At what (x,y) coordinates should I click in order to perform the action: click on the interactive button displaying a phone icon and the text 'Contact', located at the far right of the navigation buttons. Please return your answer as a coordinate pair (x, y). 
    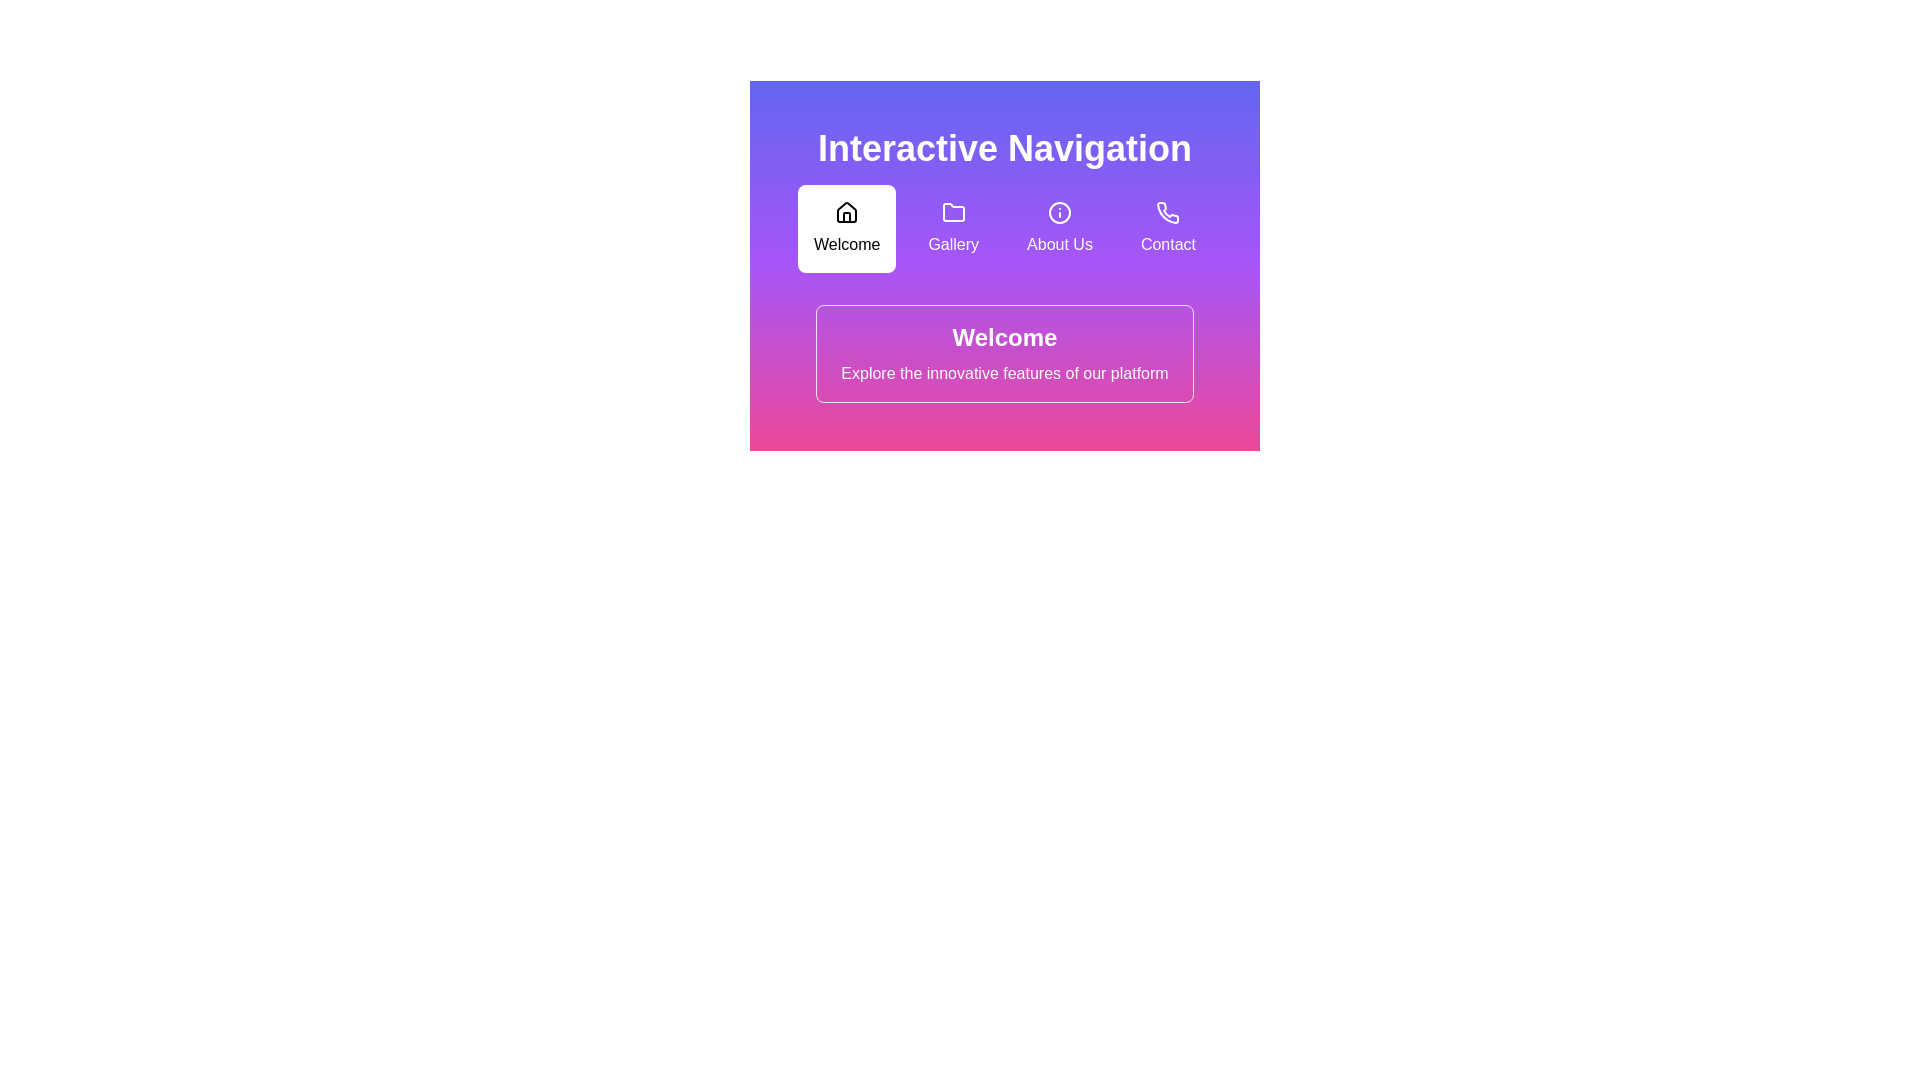
    Looking at the image, I should click on (1168, 227).